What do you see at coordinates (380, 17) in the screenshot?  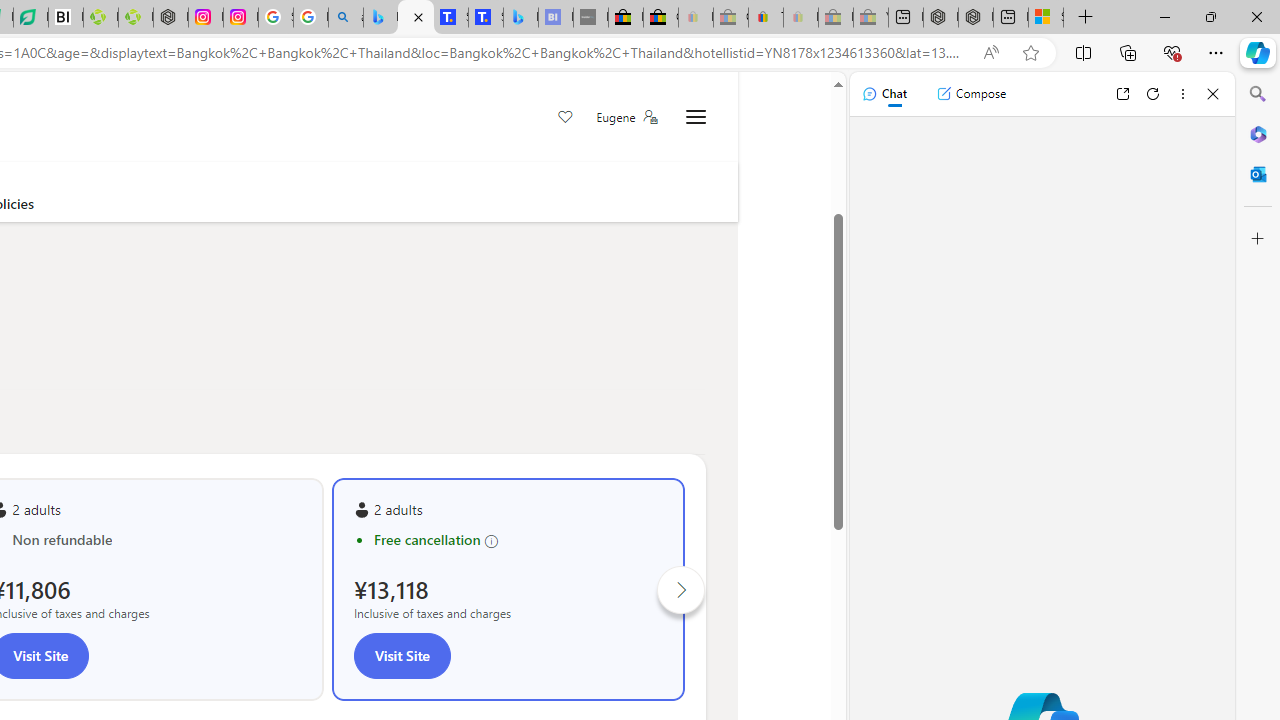 I see `'Microsoft Bing Travel - Flights from Hong Kong to Bangkok'` at bounding box center [380, 17].